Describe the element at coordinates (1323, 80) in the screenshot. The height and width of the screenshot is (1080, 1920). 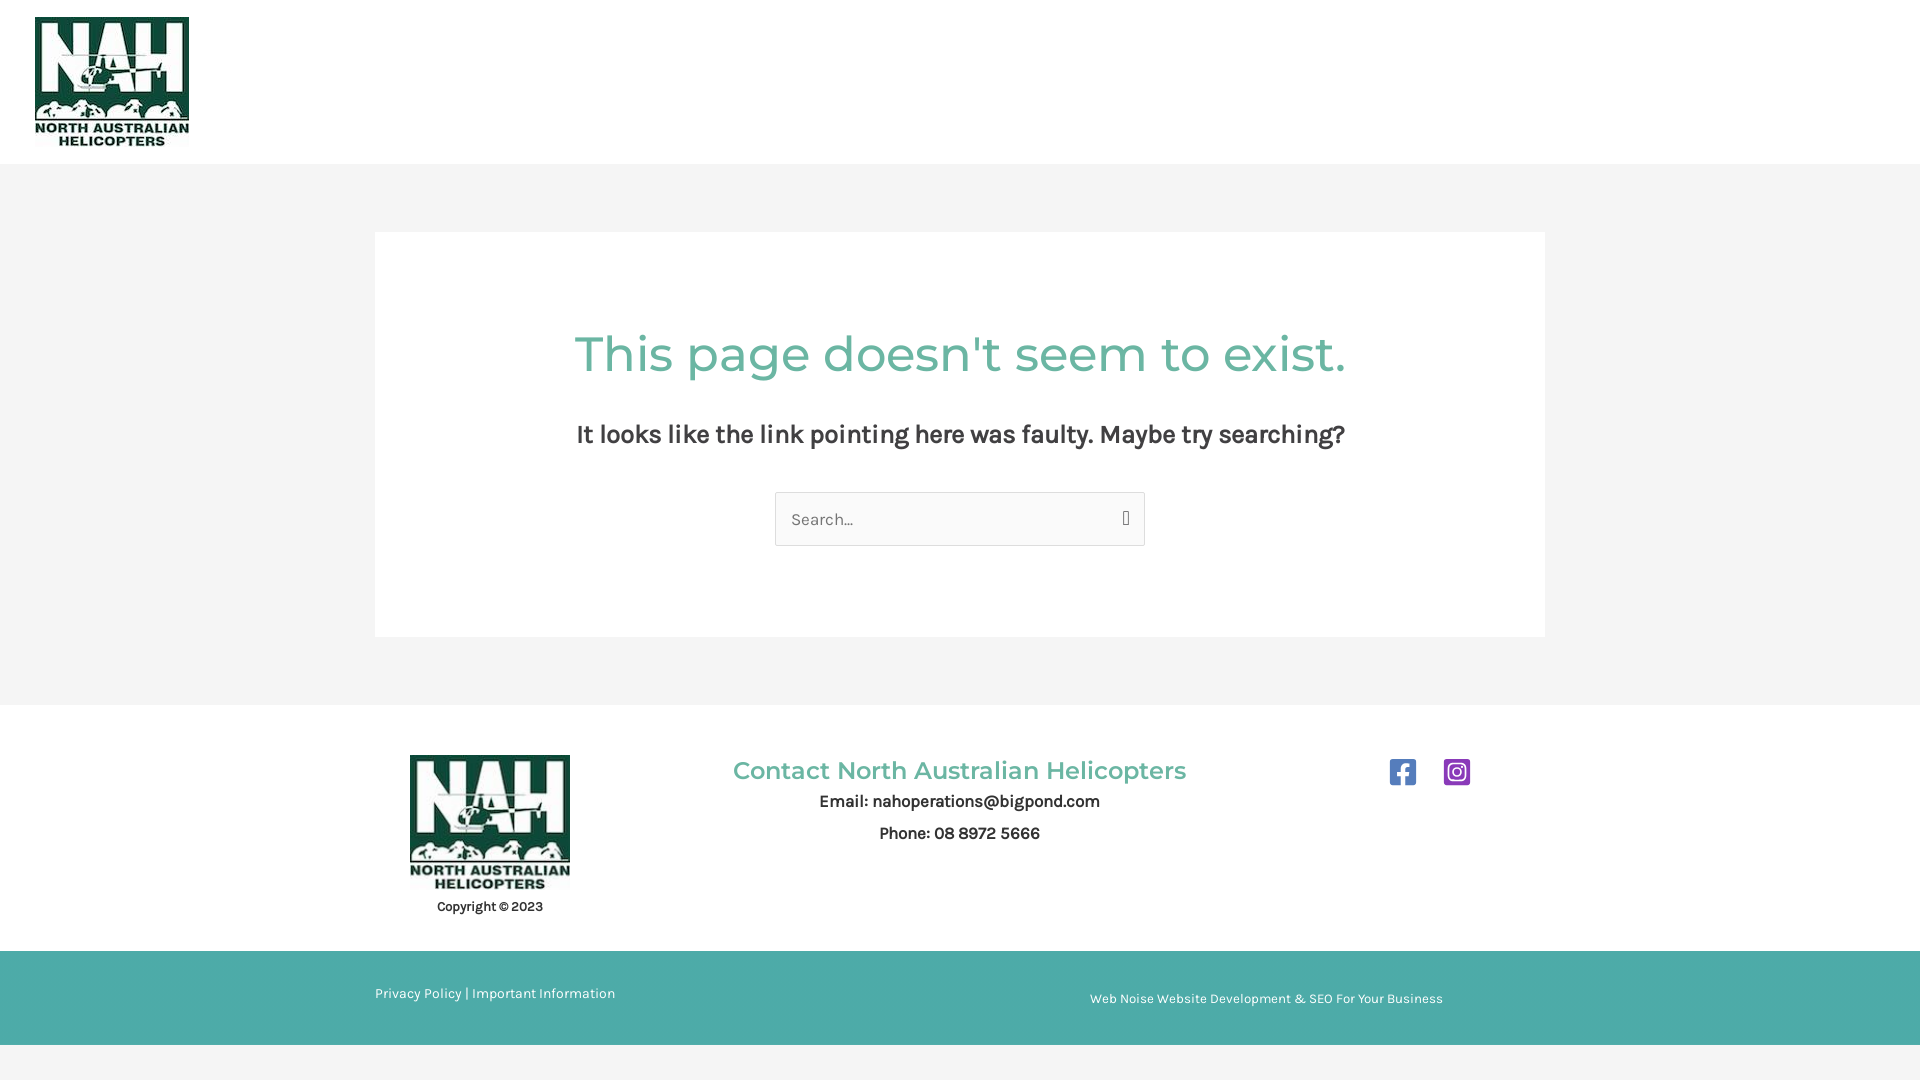
I see `'Our Services & Fleet'` at that location.